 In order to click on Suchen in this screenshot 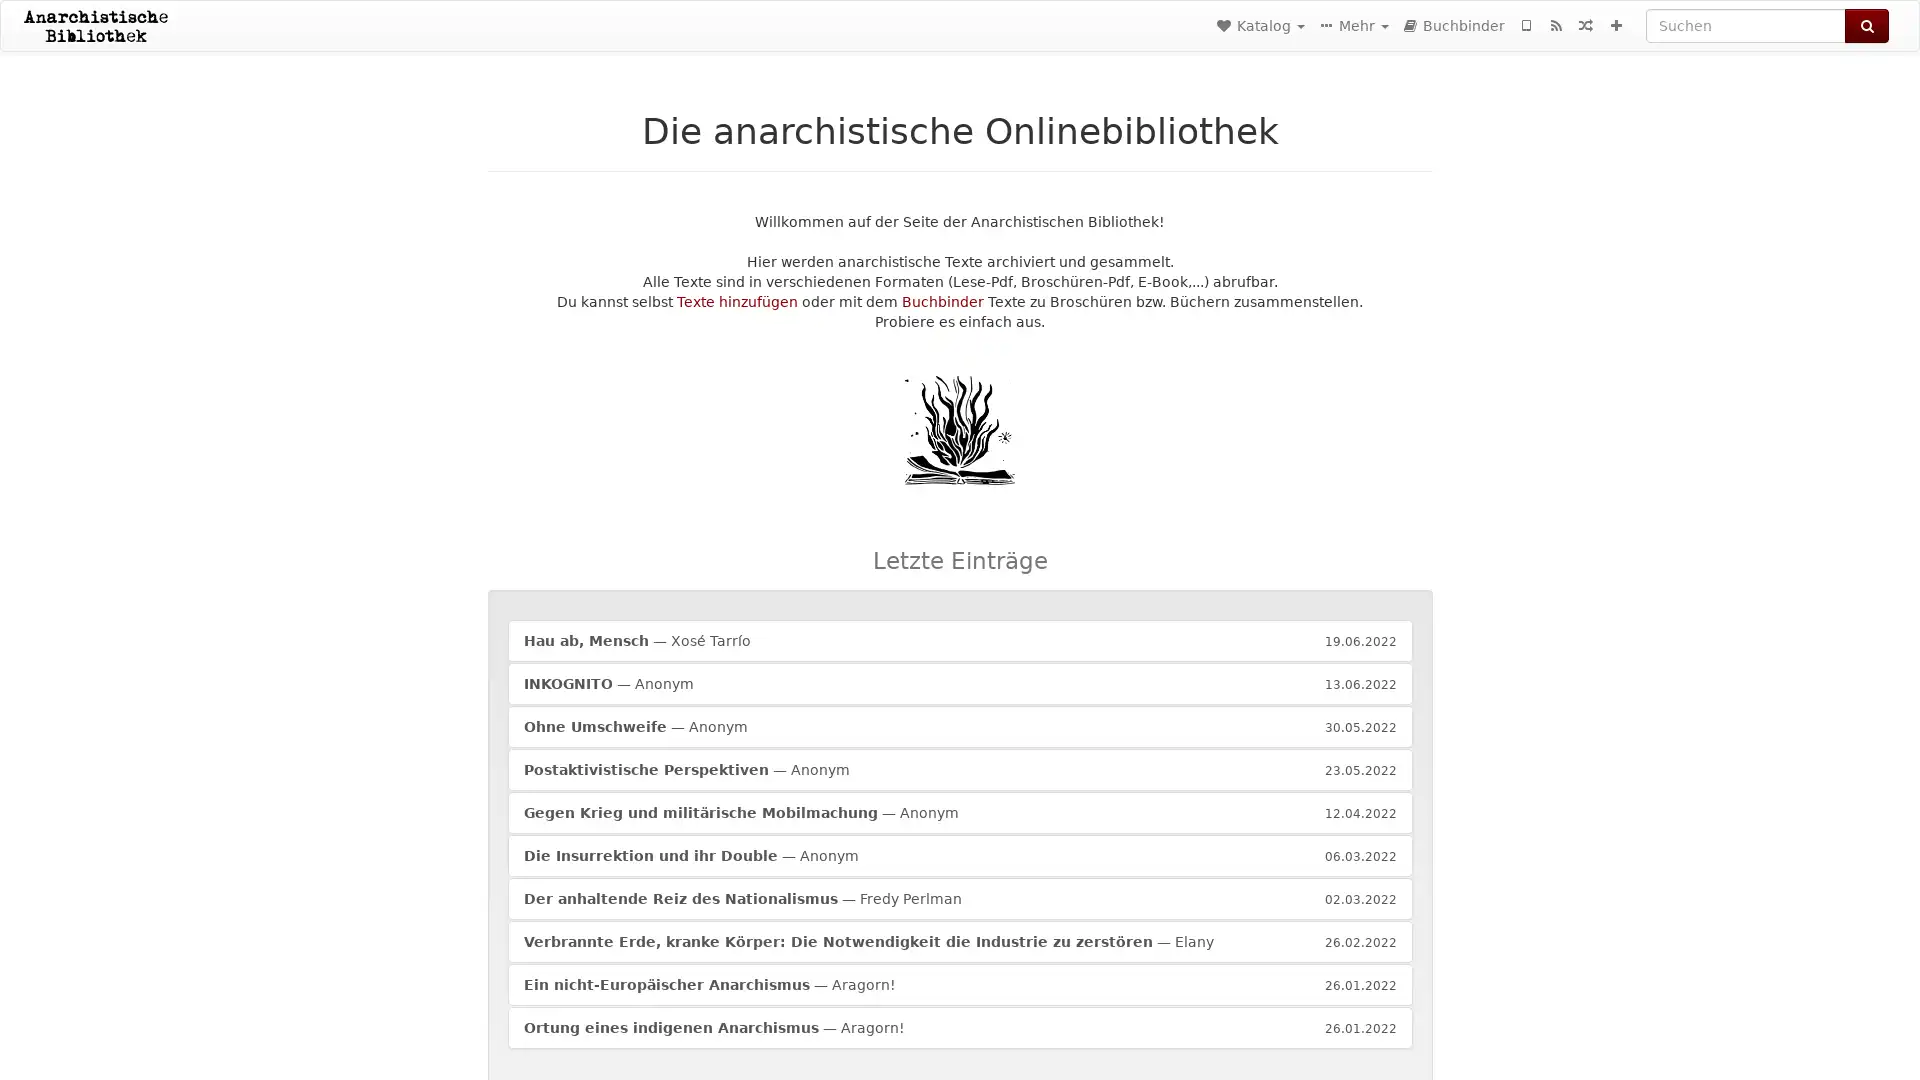, I will do `click(1866, 26)`.